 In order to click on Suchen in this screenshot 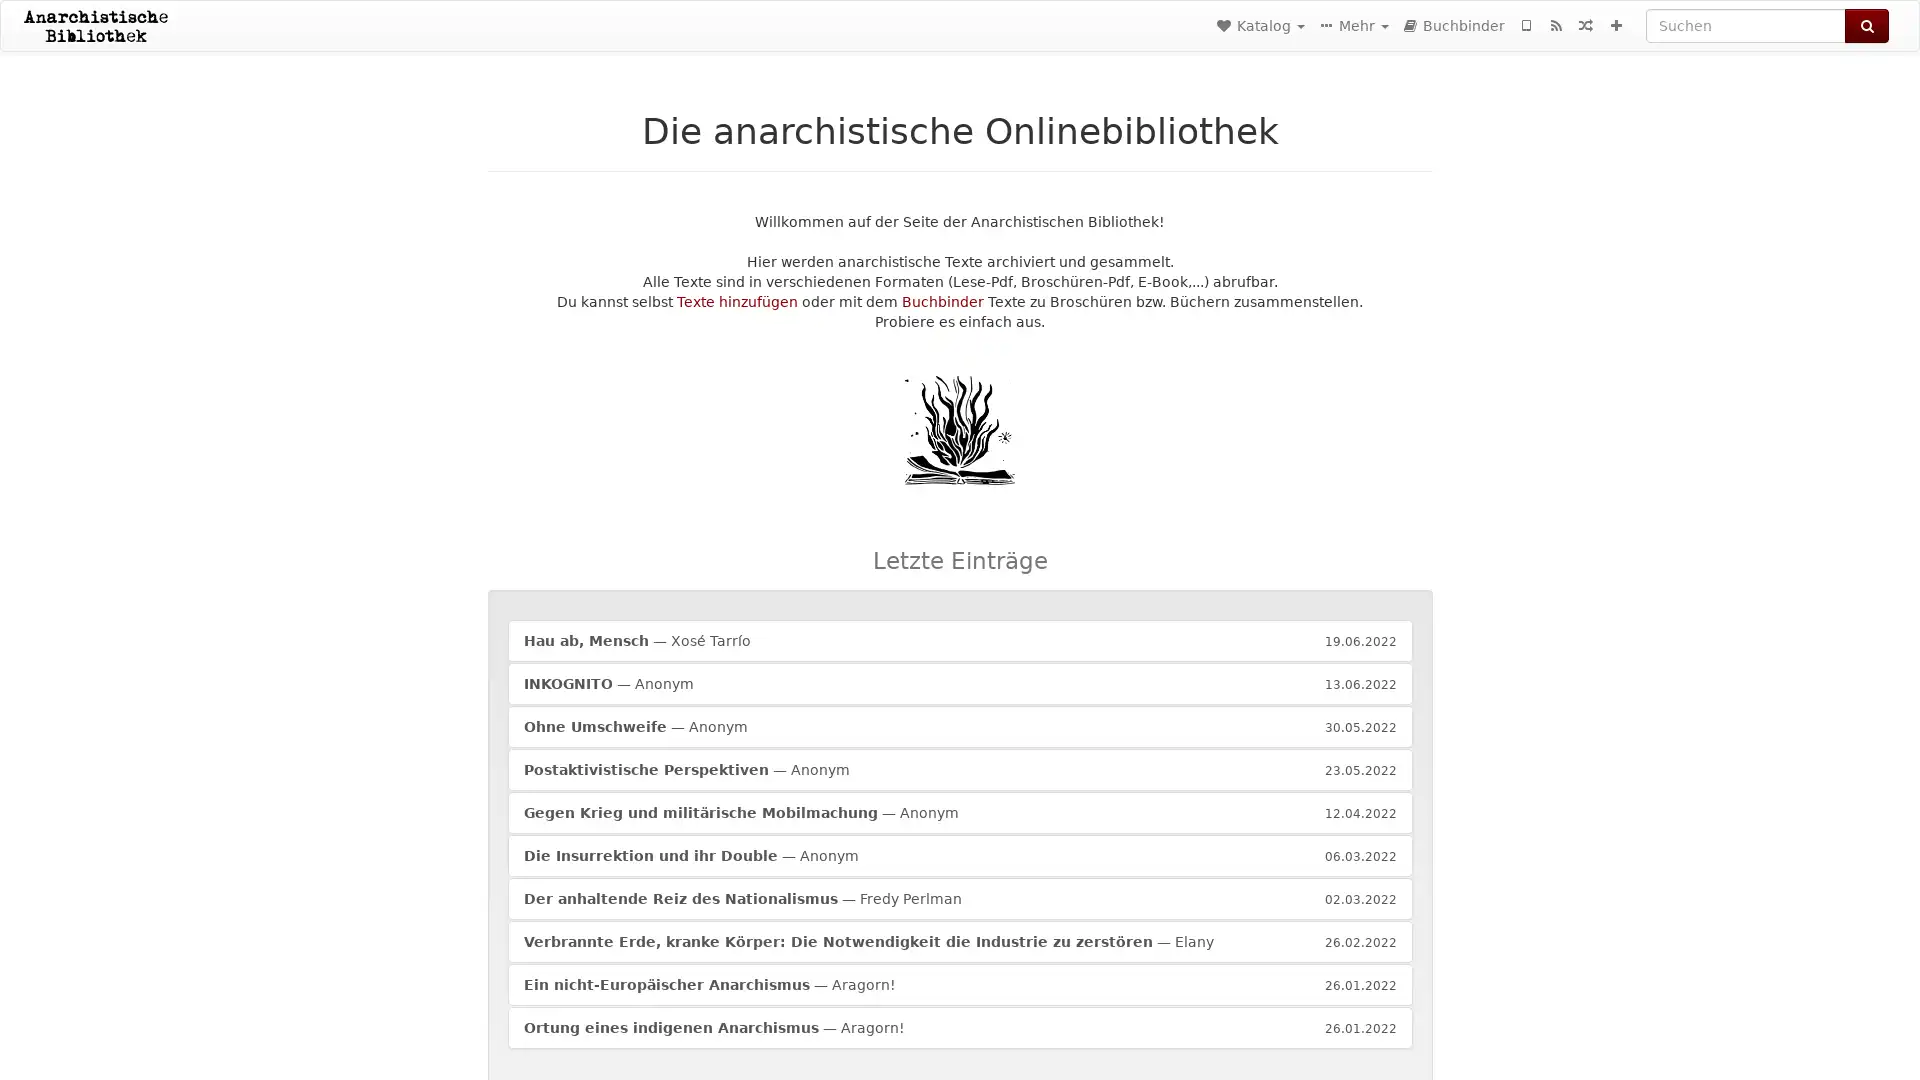, I will do `click(1866, 26)`.